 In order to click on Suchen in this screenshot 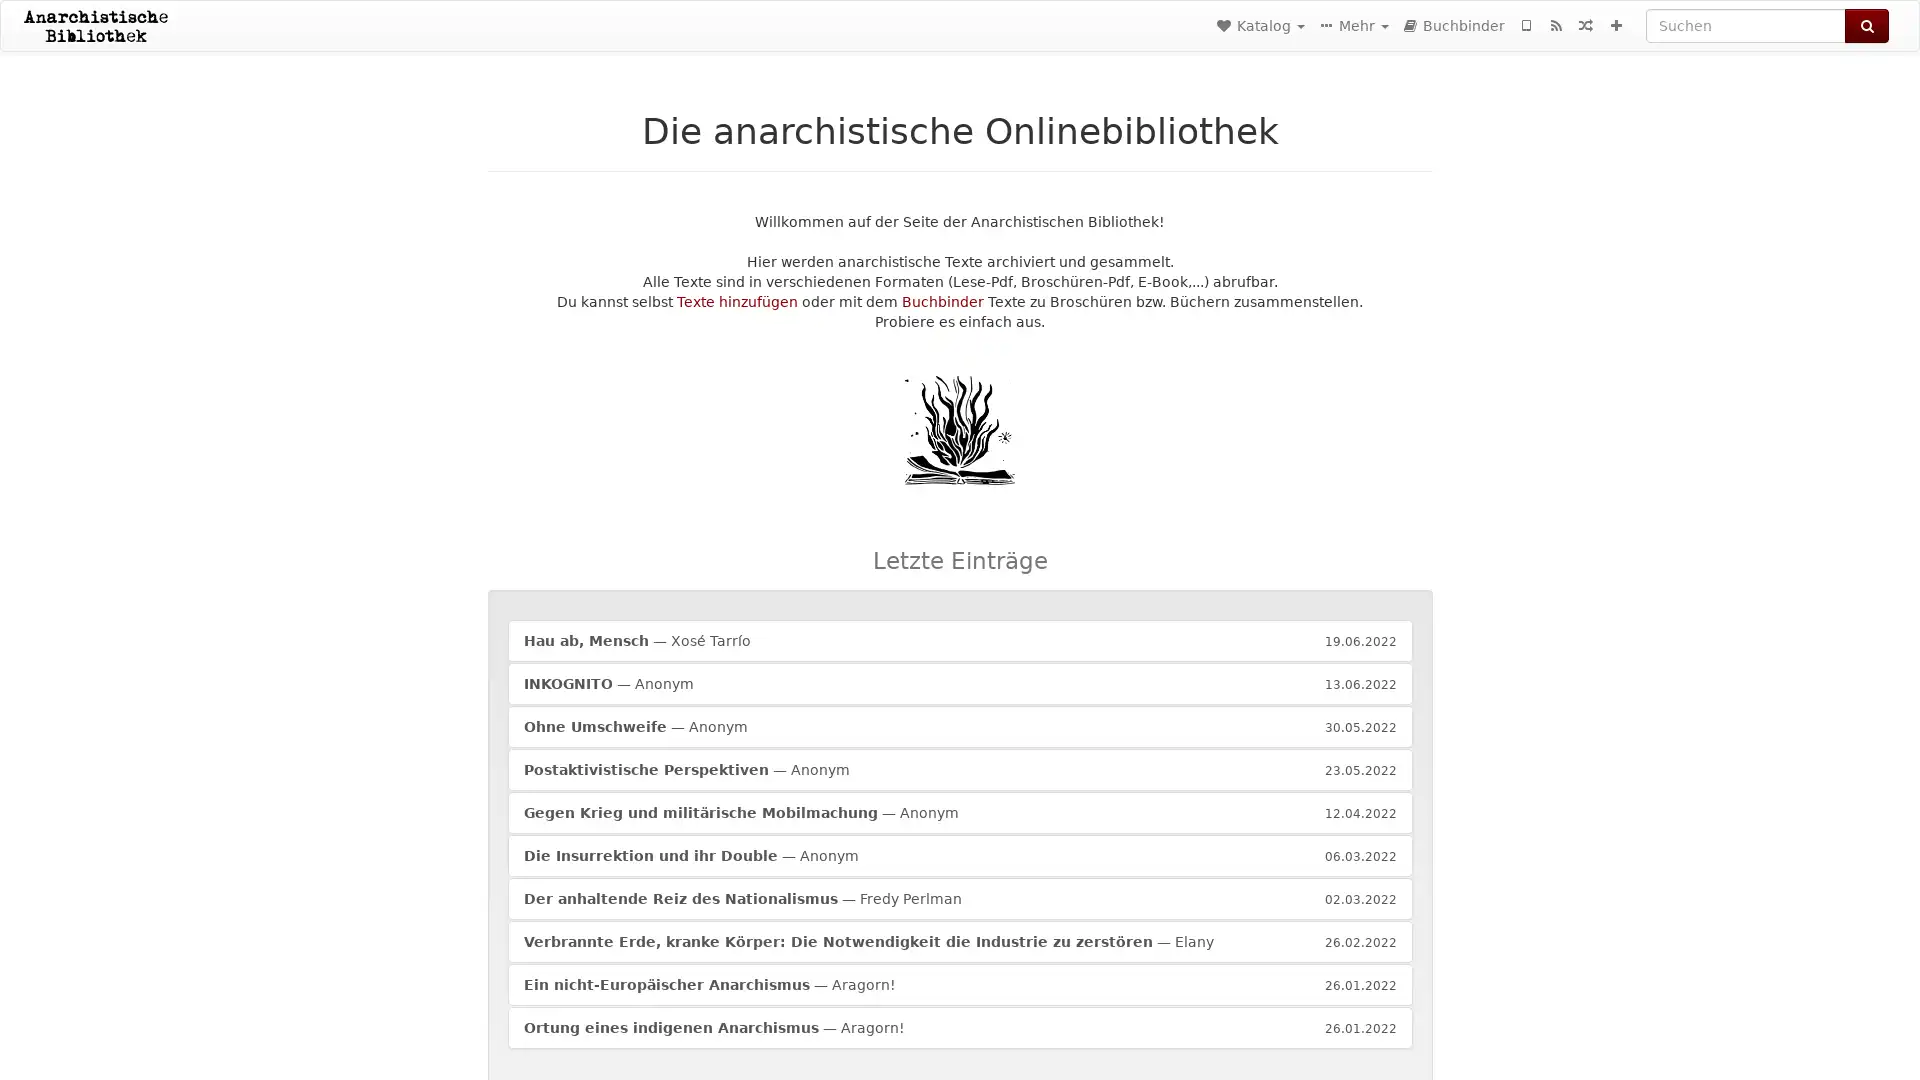, I will do `click(1866, 26)`.